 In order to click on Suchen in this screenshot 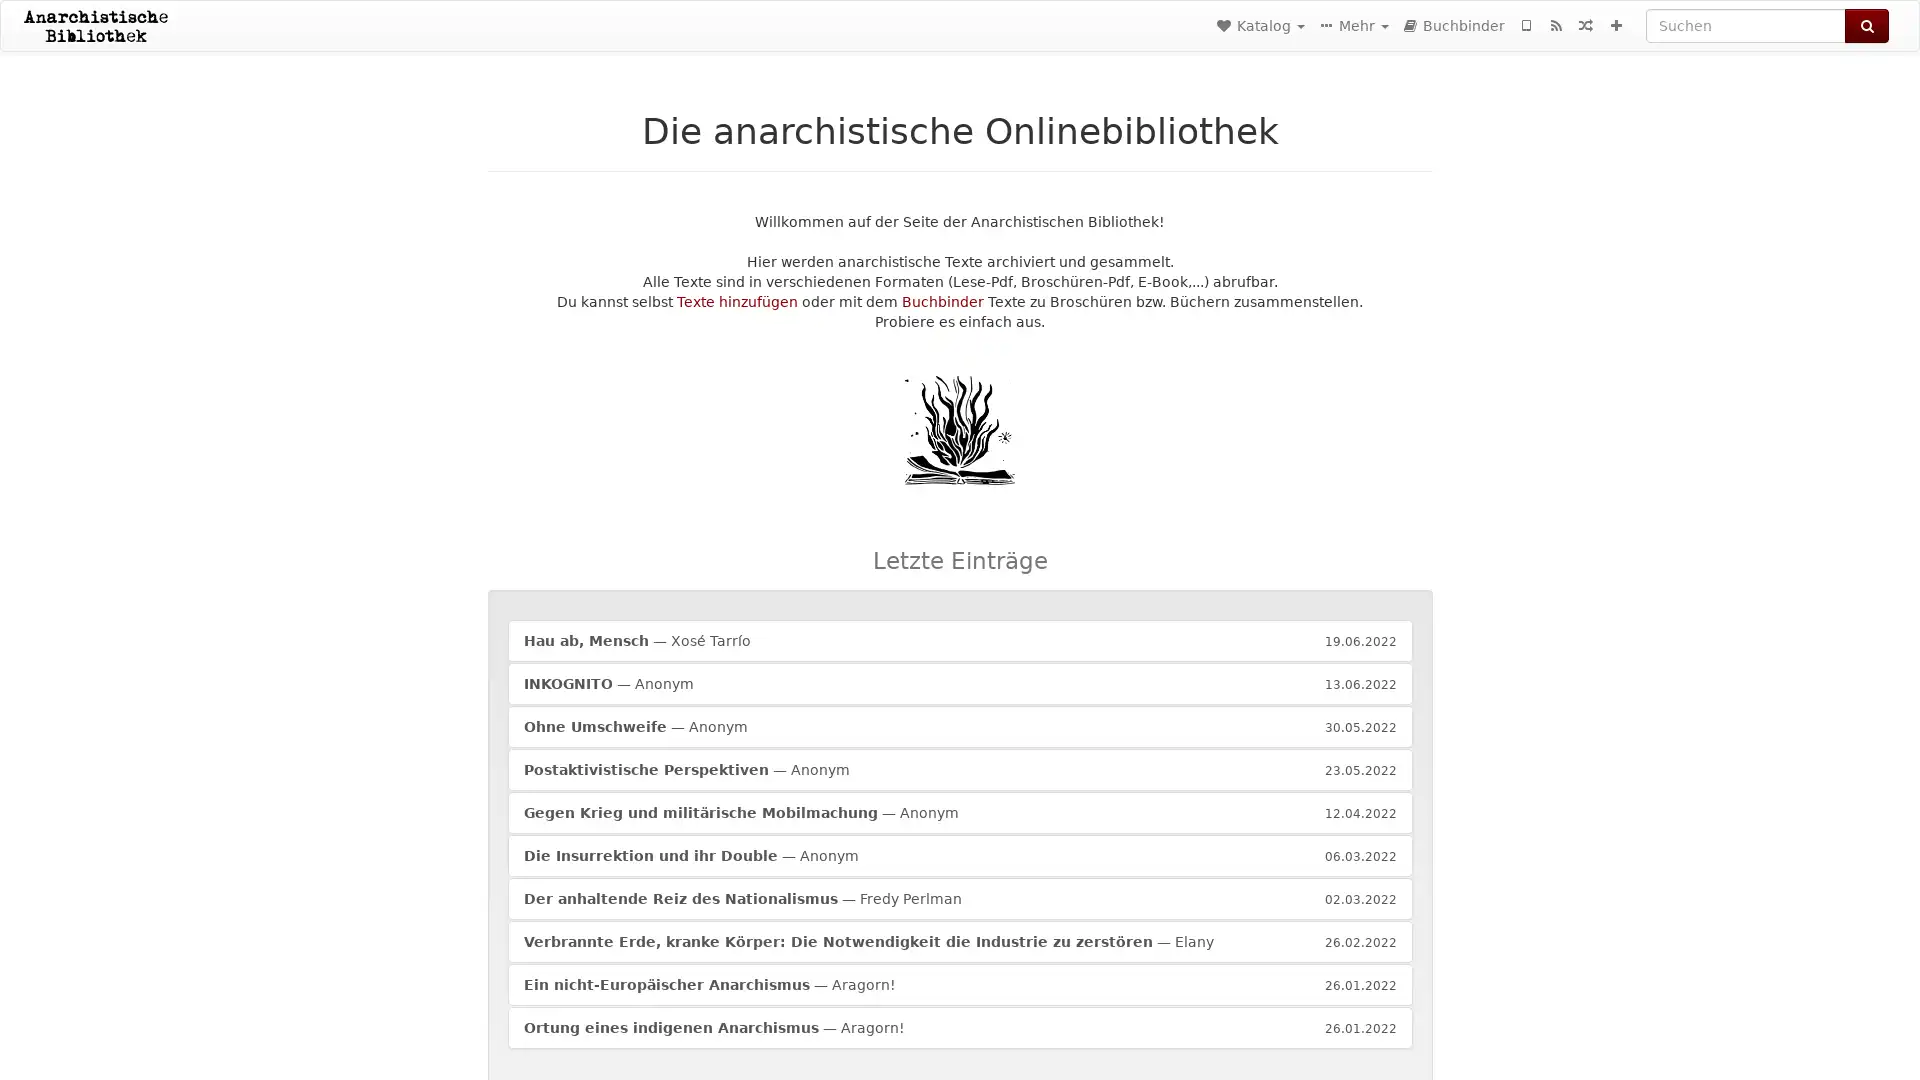, I will do `click(1866, 26)`.